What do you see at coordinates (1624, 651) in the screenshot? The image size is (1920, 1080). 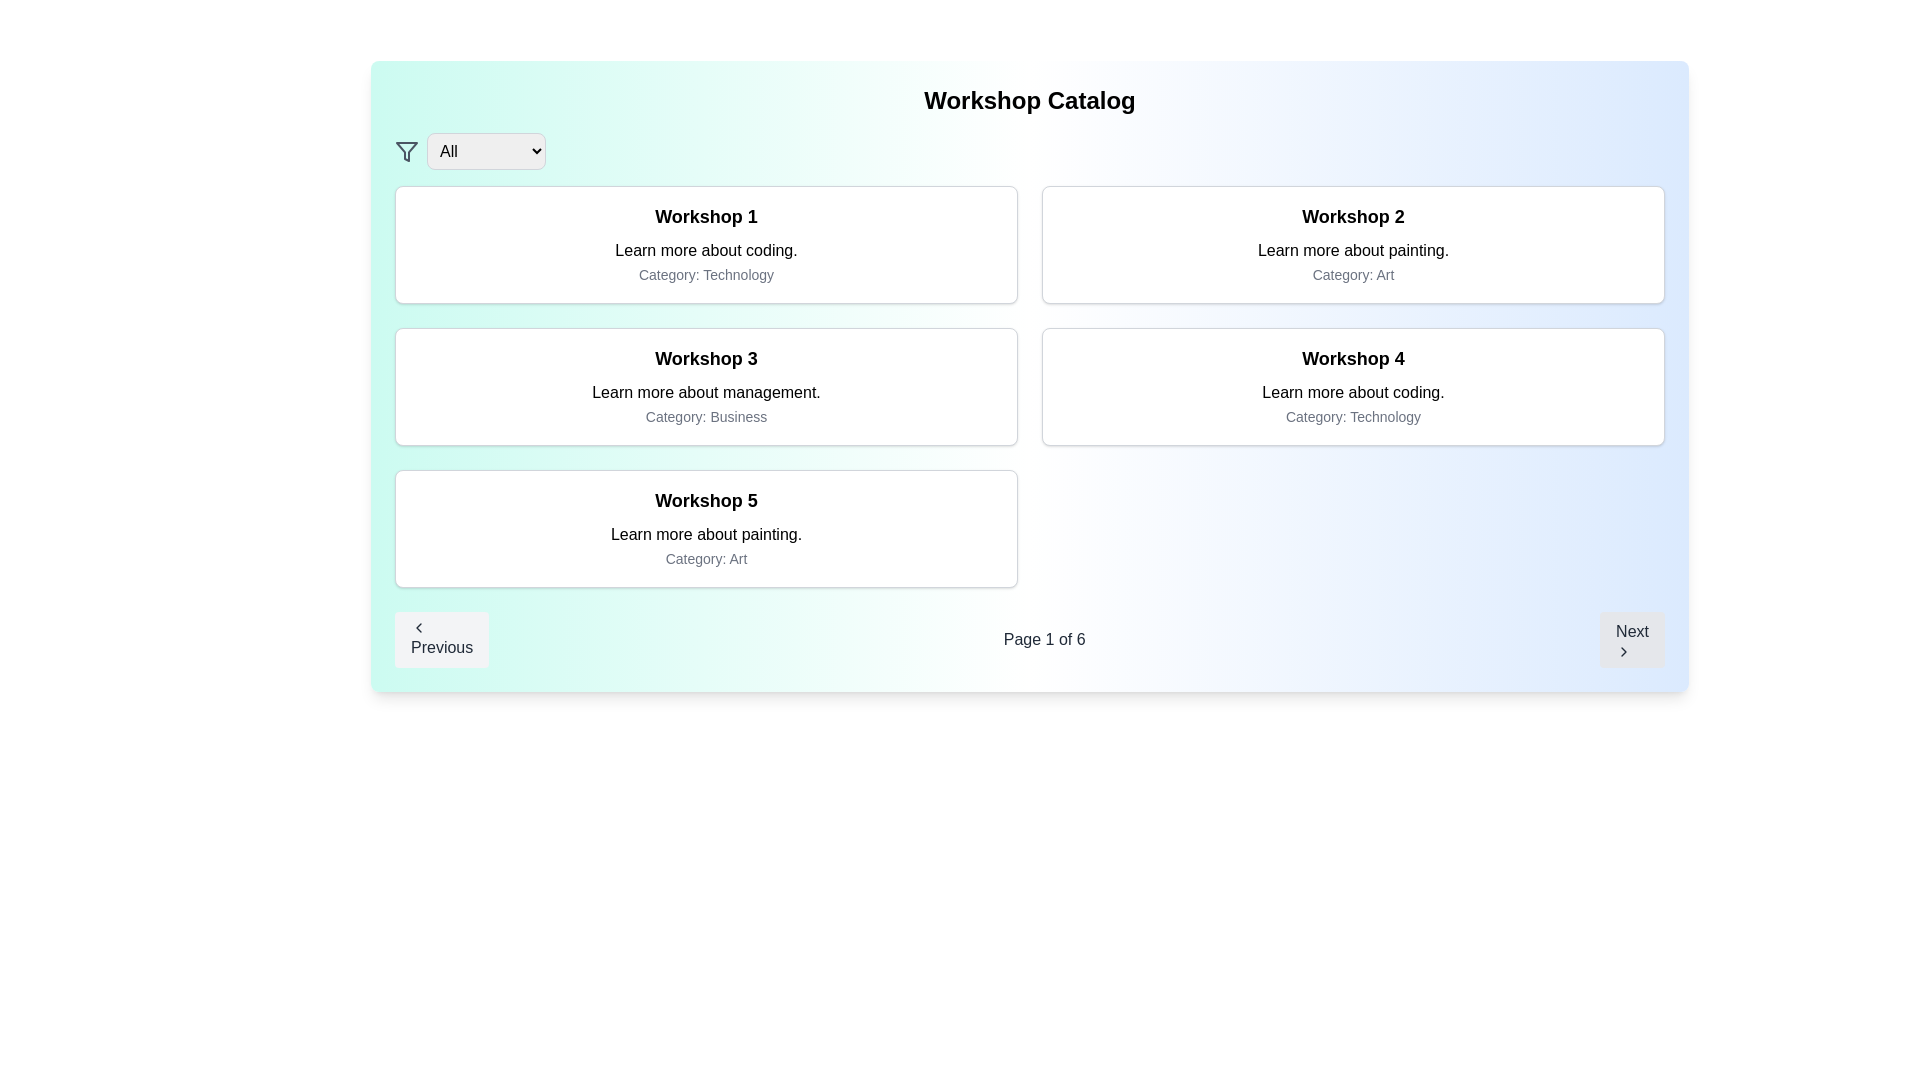 I see `the small right-pointing chevron icon next to the 'Next' button` at bounding box center [1624, 651].